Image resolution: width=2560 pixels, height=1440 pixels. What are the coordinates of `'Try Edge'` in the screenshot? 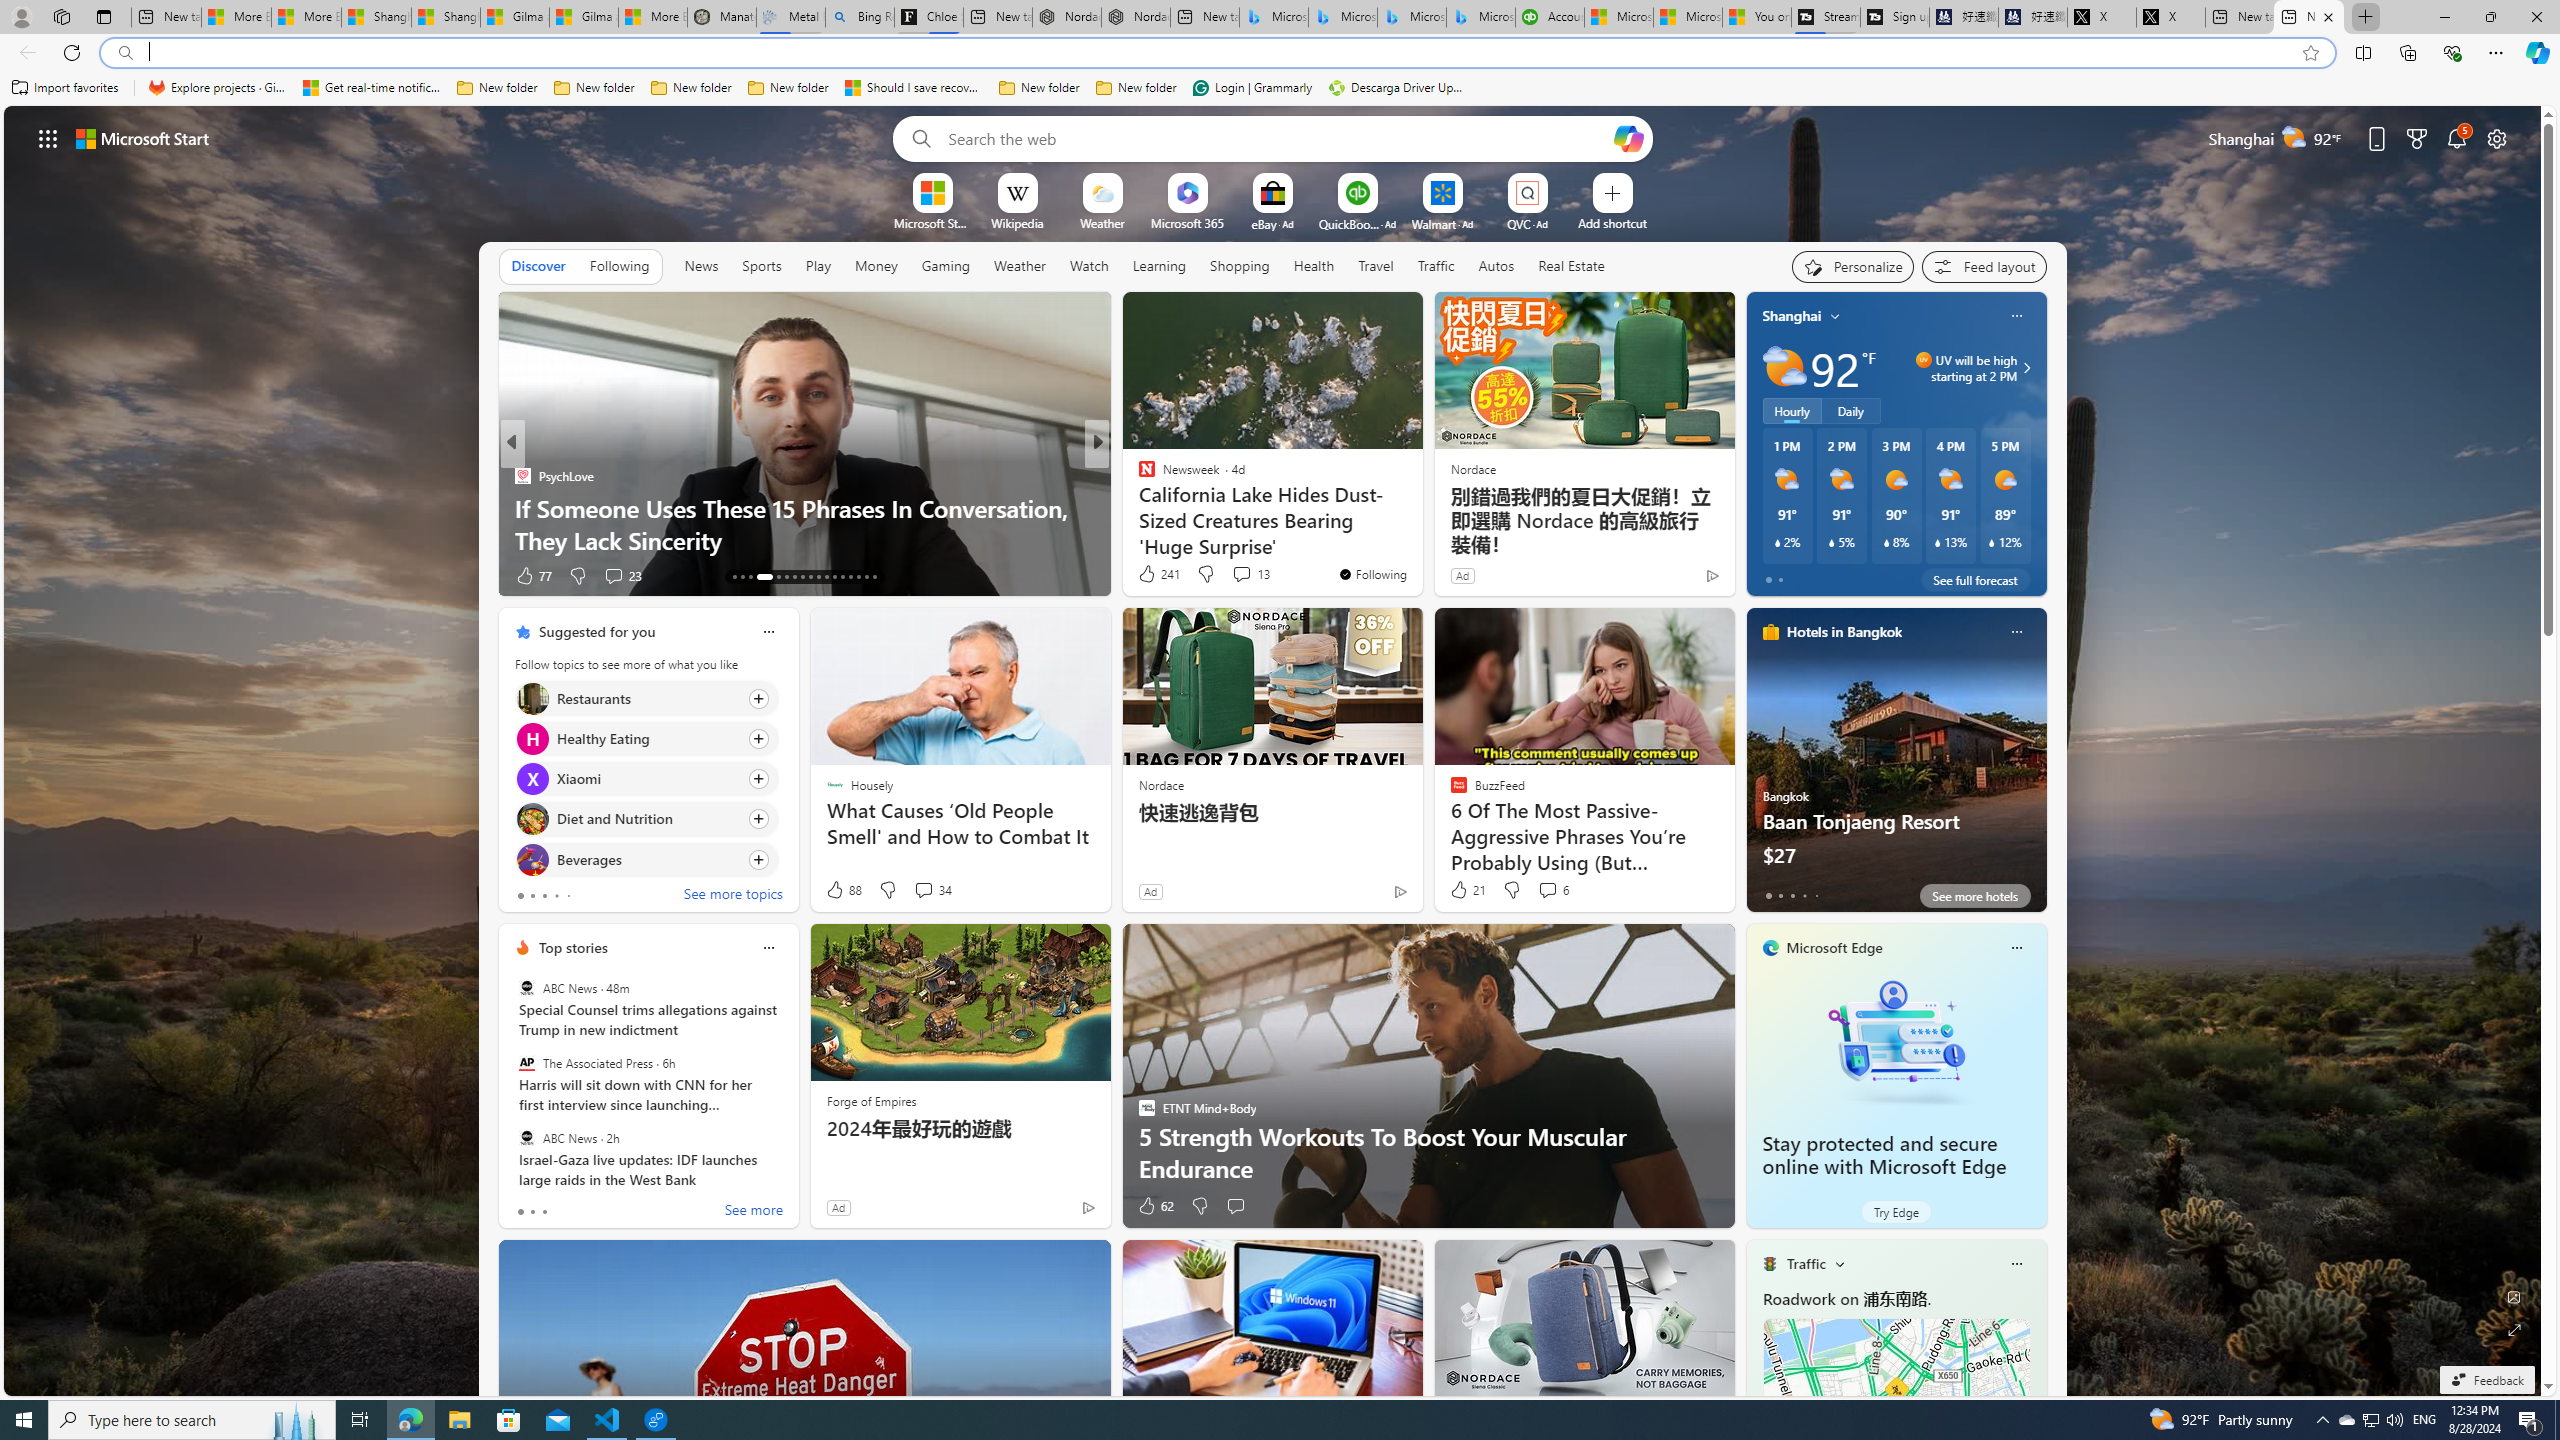 It's located at (1895, 1210).